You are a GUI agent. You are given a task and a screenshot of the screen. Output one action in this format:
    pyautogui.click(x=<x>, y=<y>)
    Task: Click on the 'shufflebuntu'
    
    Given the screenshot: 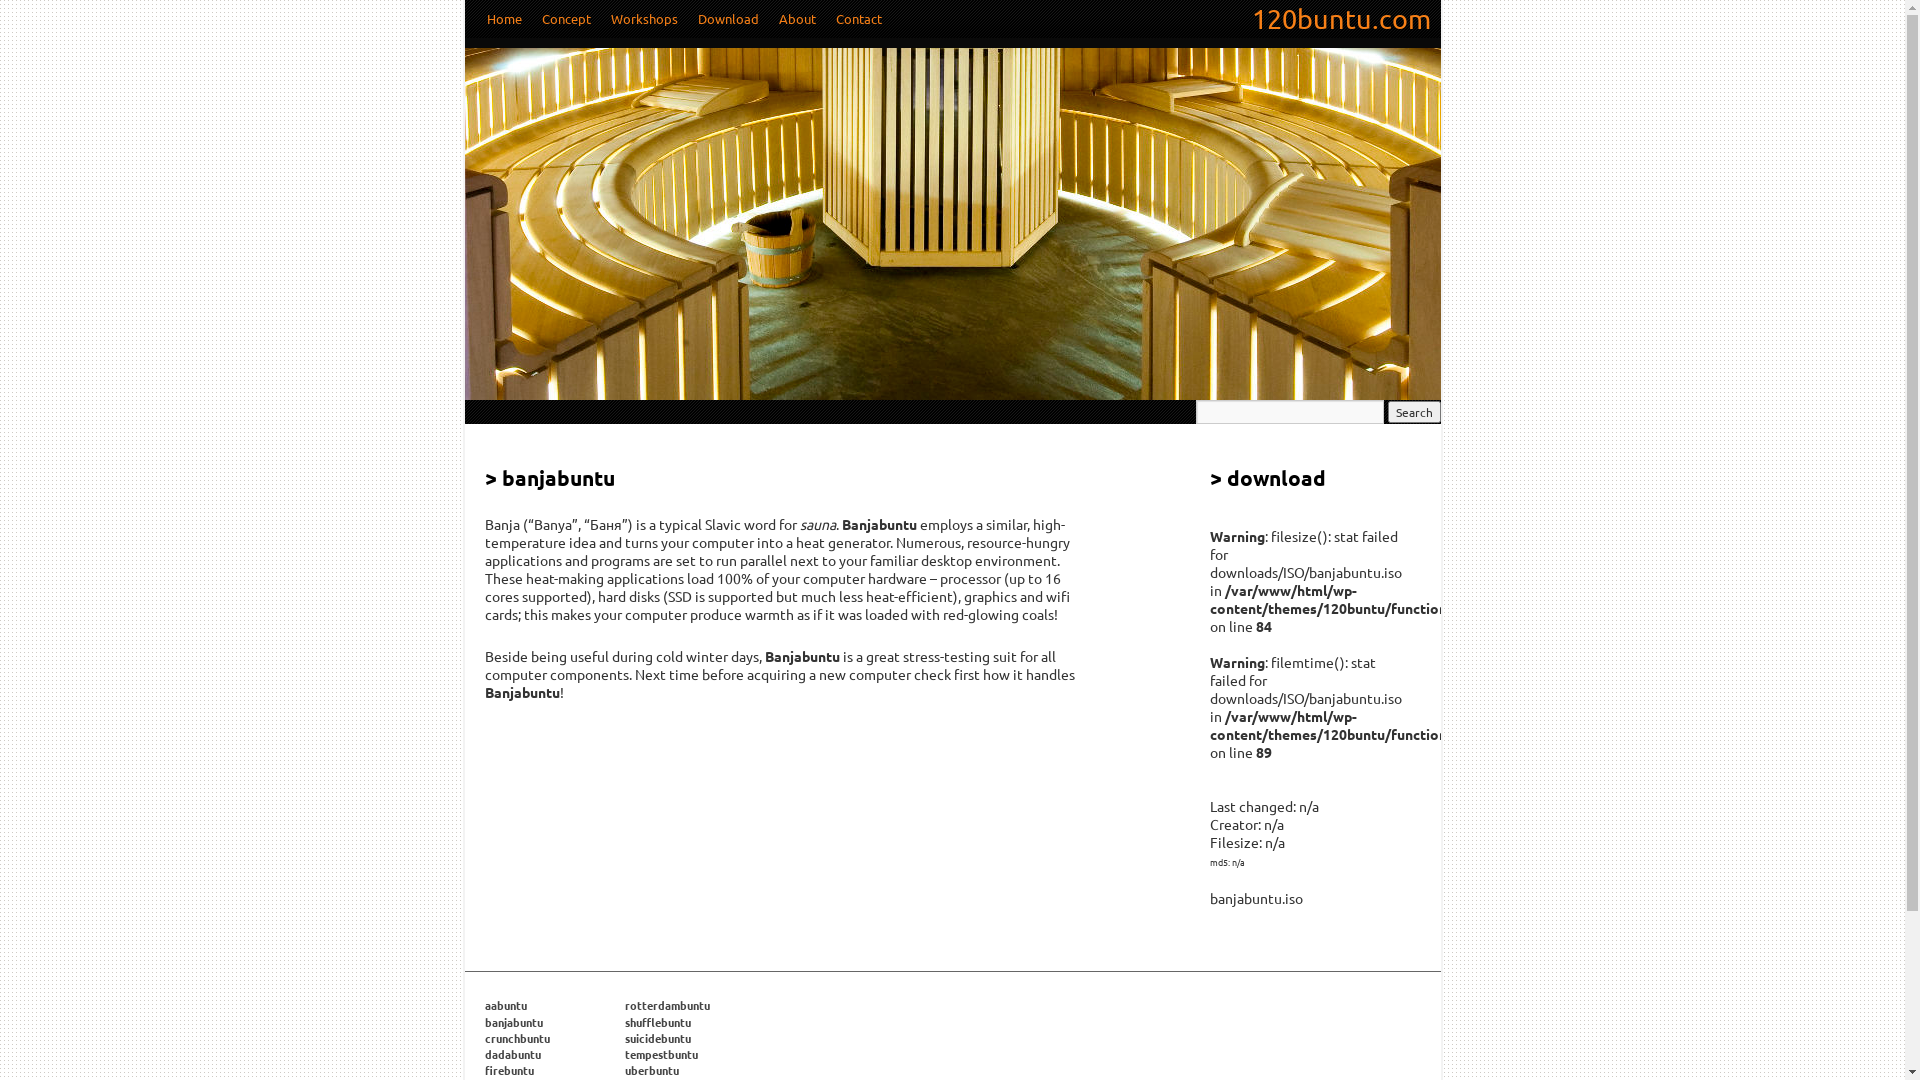 What is the action you would take?
    pyautogui.click(x=657, y=1022)
    